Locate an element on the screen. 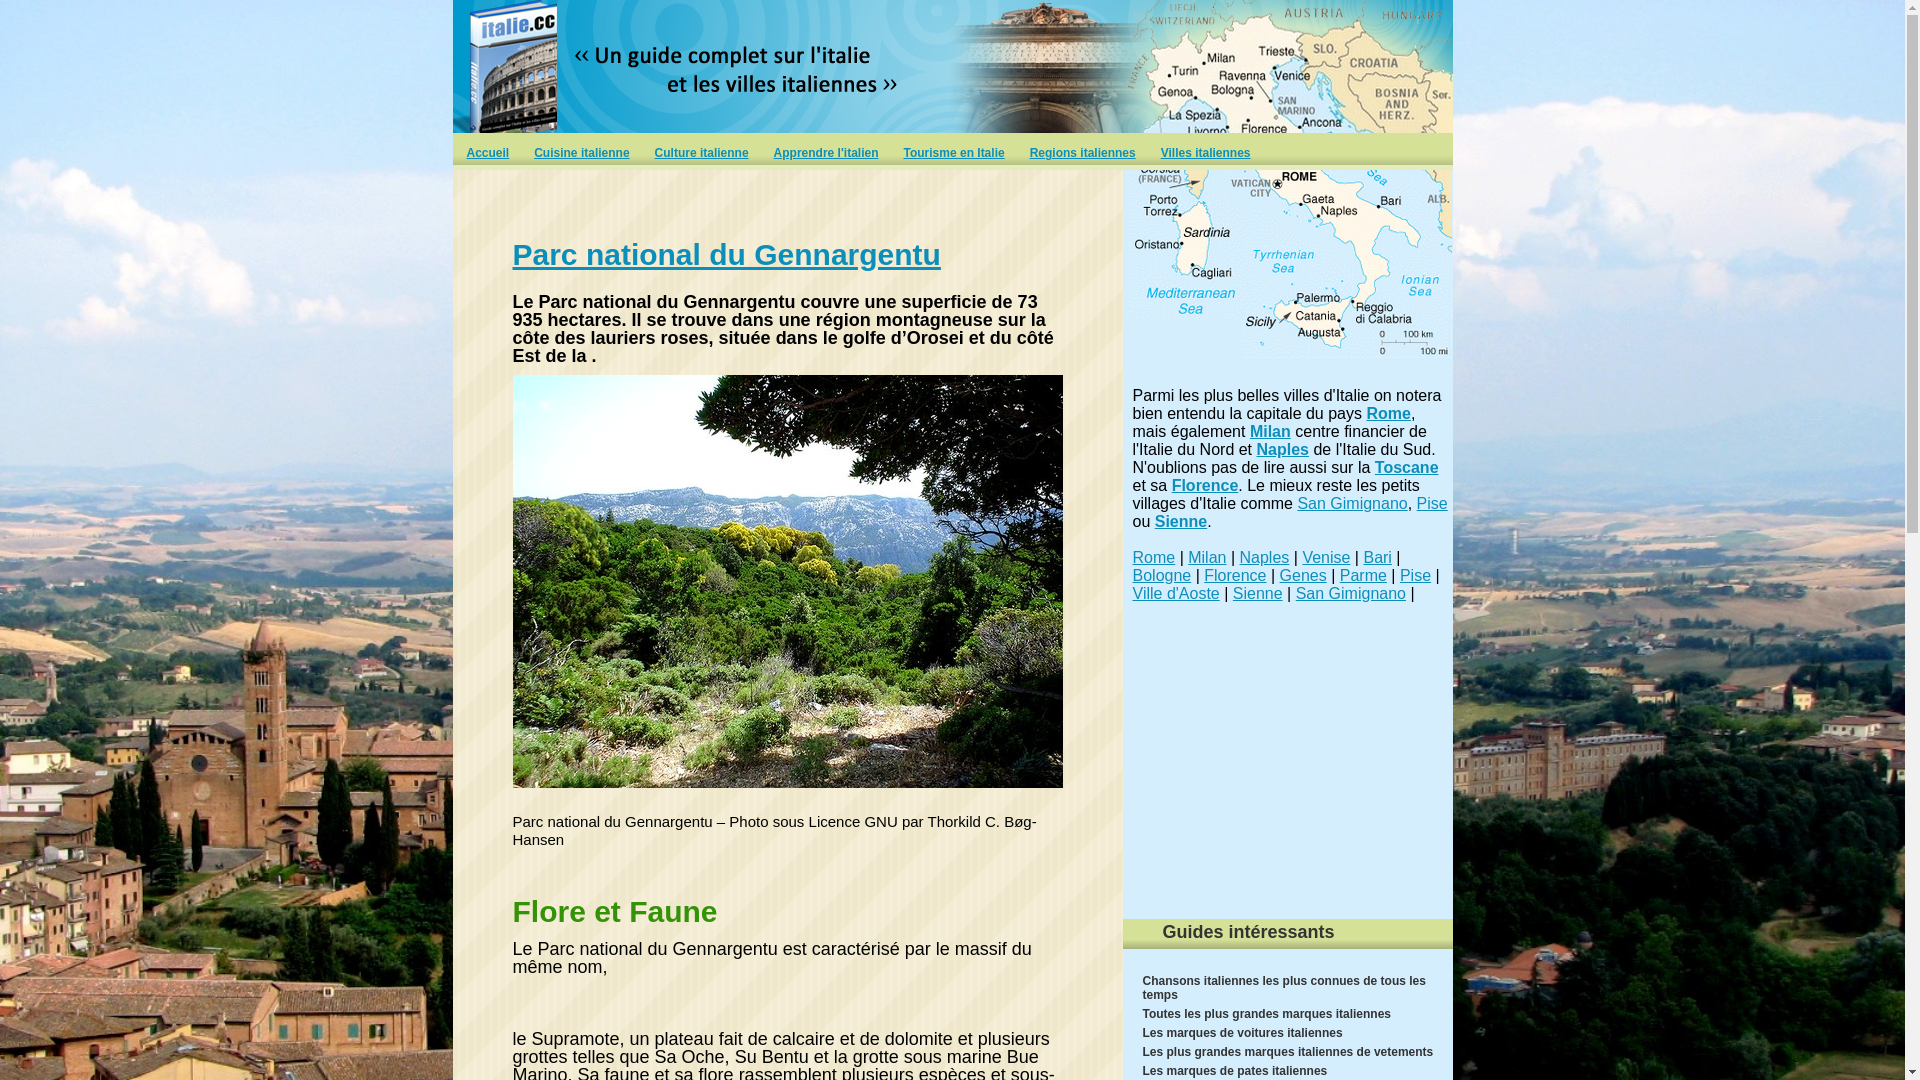 Image resolution: width=1920 pixels, height=1080 pixels. 'Tourisme en Italie' is located at coordinates (953, 153).